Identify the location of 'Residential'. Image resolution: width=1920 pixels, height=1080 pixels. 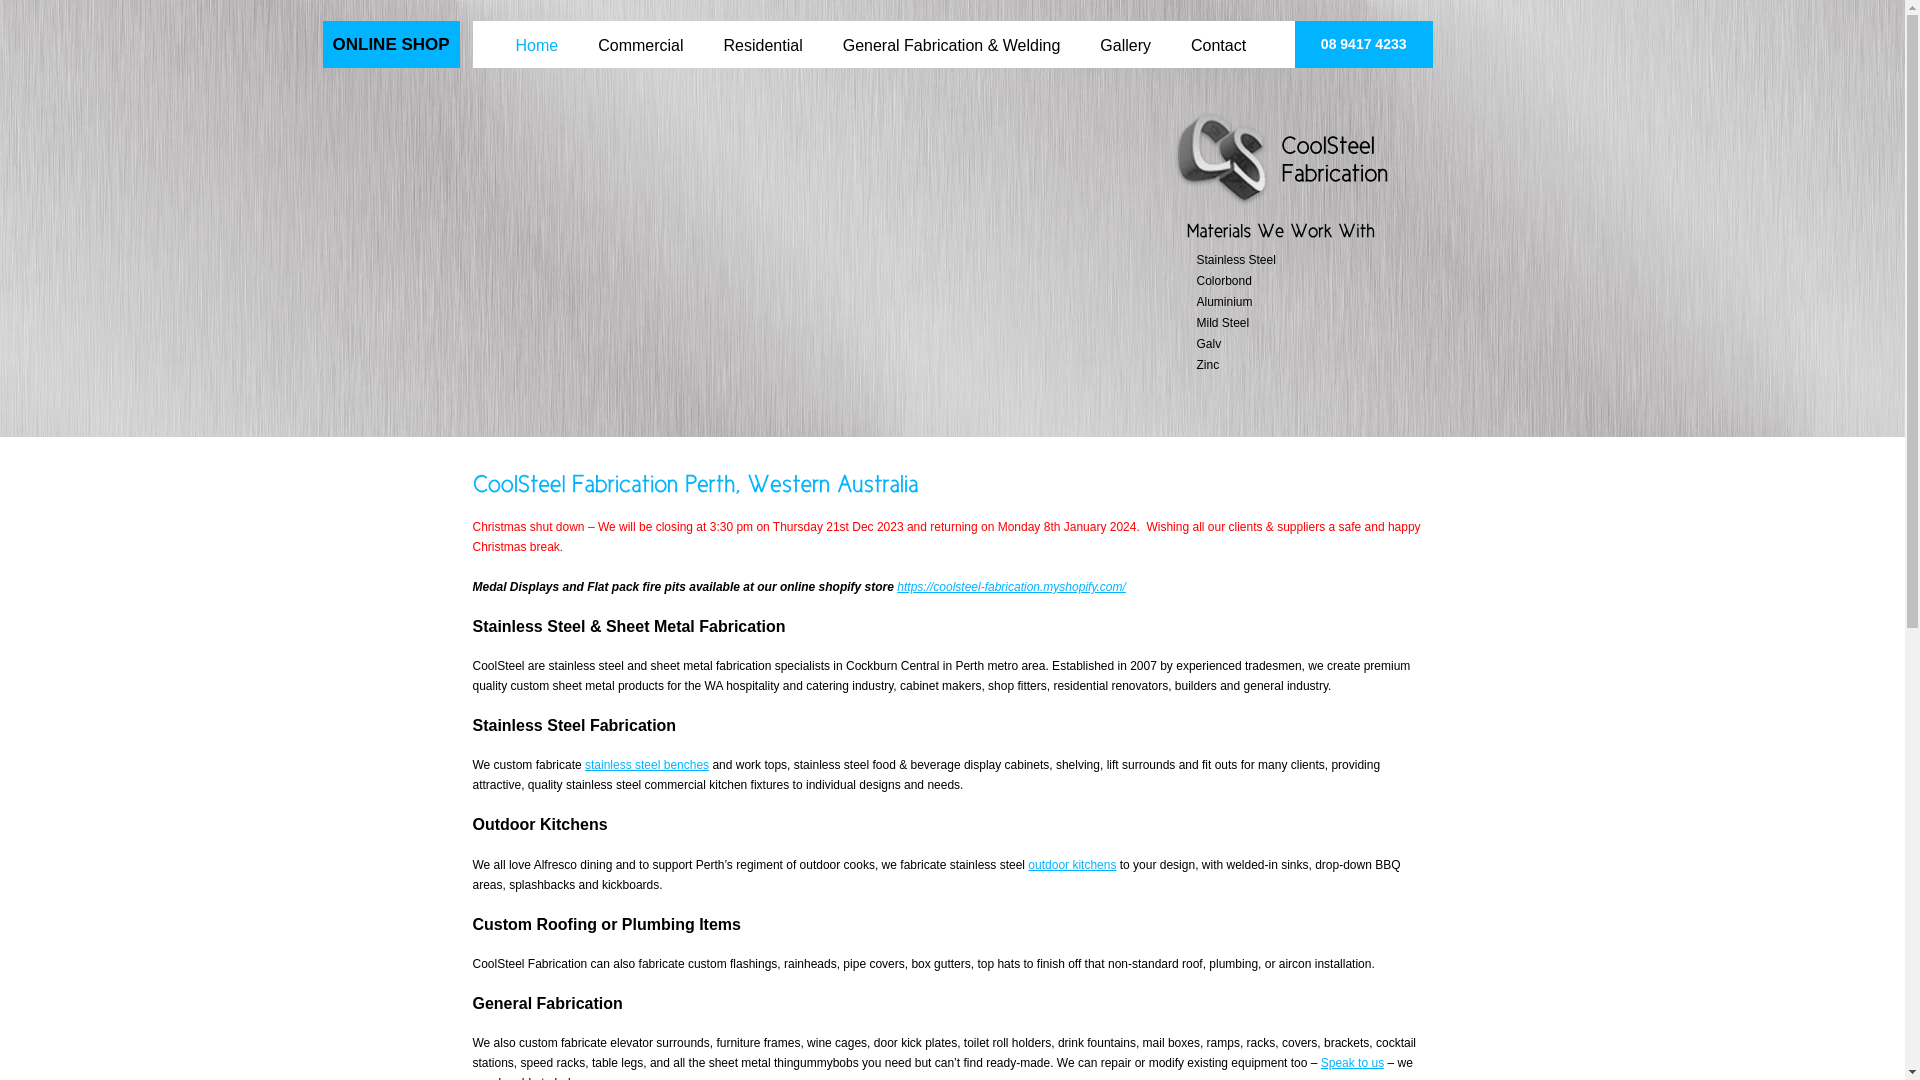
(762, 33).